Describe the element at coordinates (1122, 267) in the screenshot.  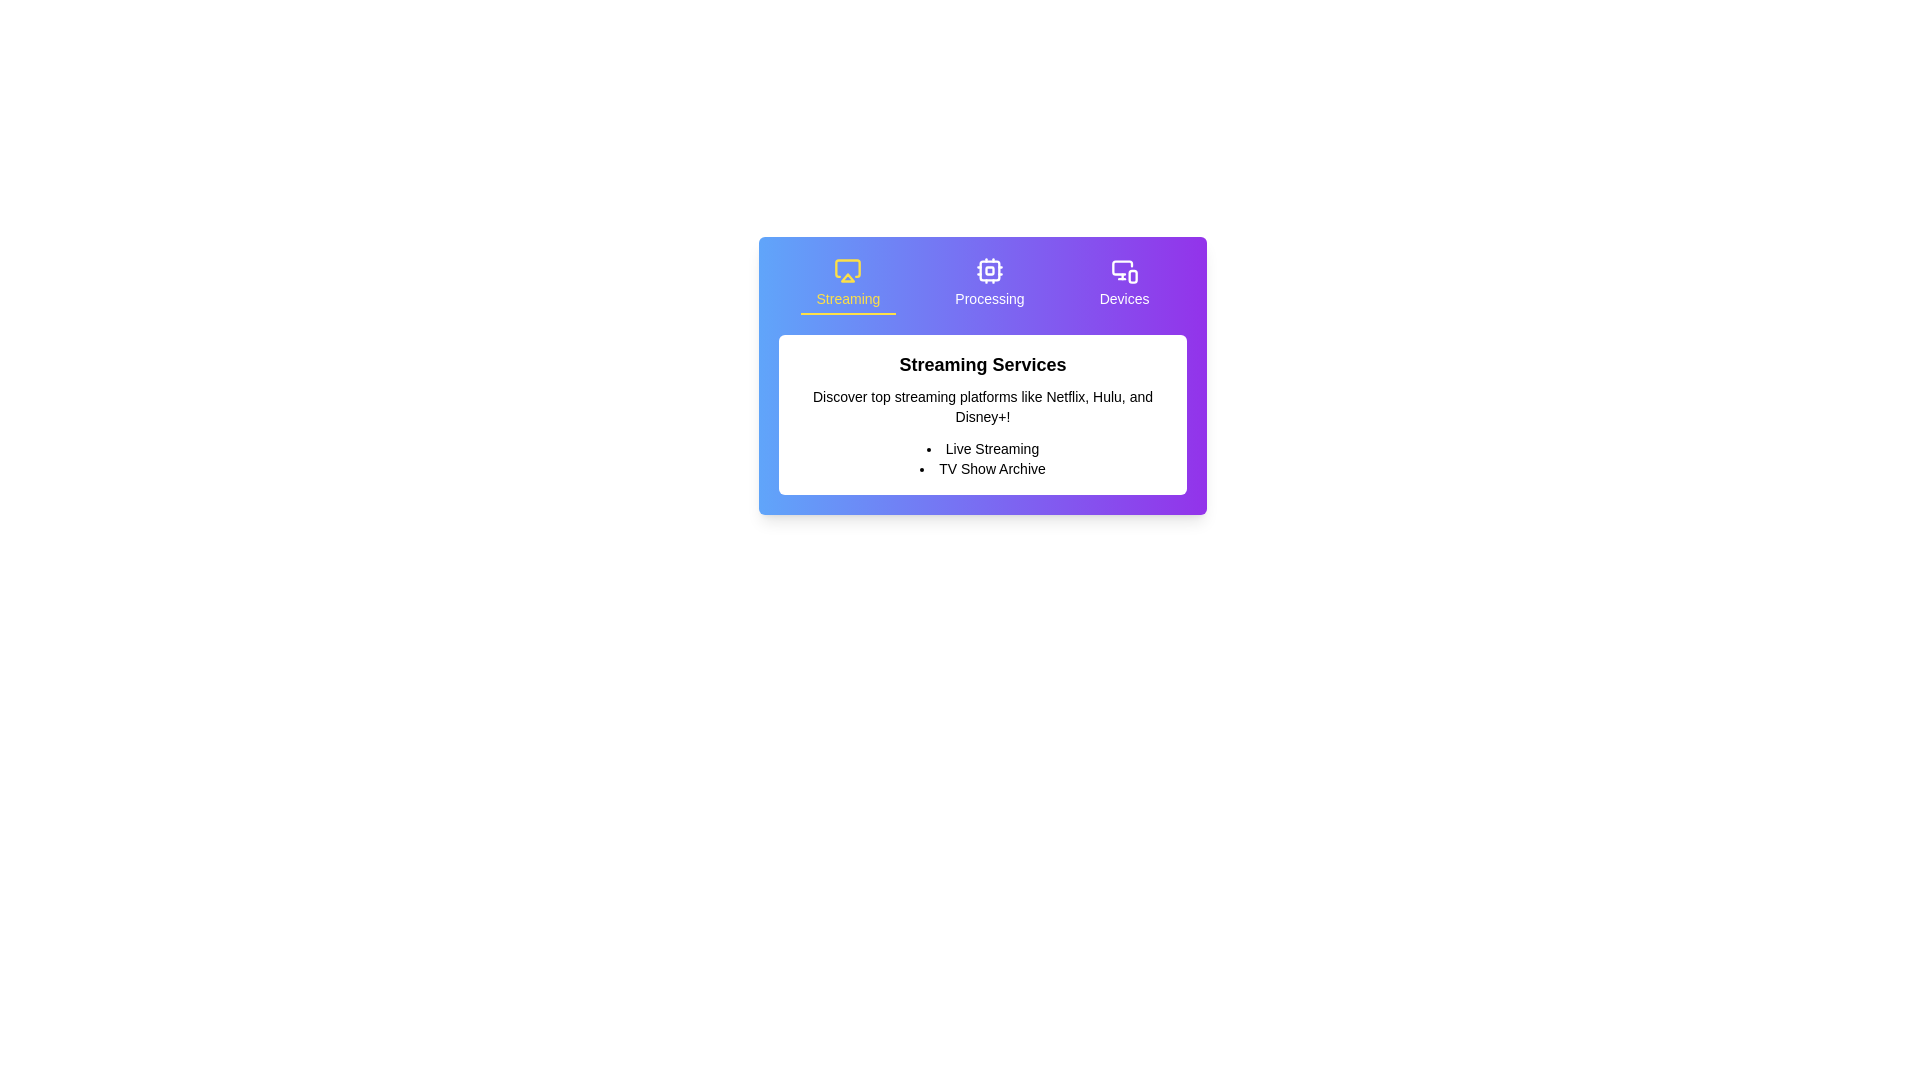
I see `the 'Devices' icon located in the third button from the left in the horizontal navigation bar at the top of the card-style interface` at that location.